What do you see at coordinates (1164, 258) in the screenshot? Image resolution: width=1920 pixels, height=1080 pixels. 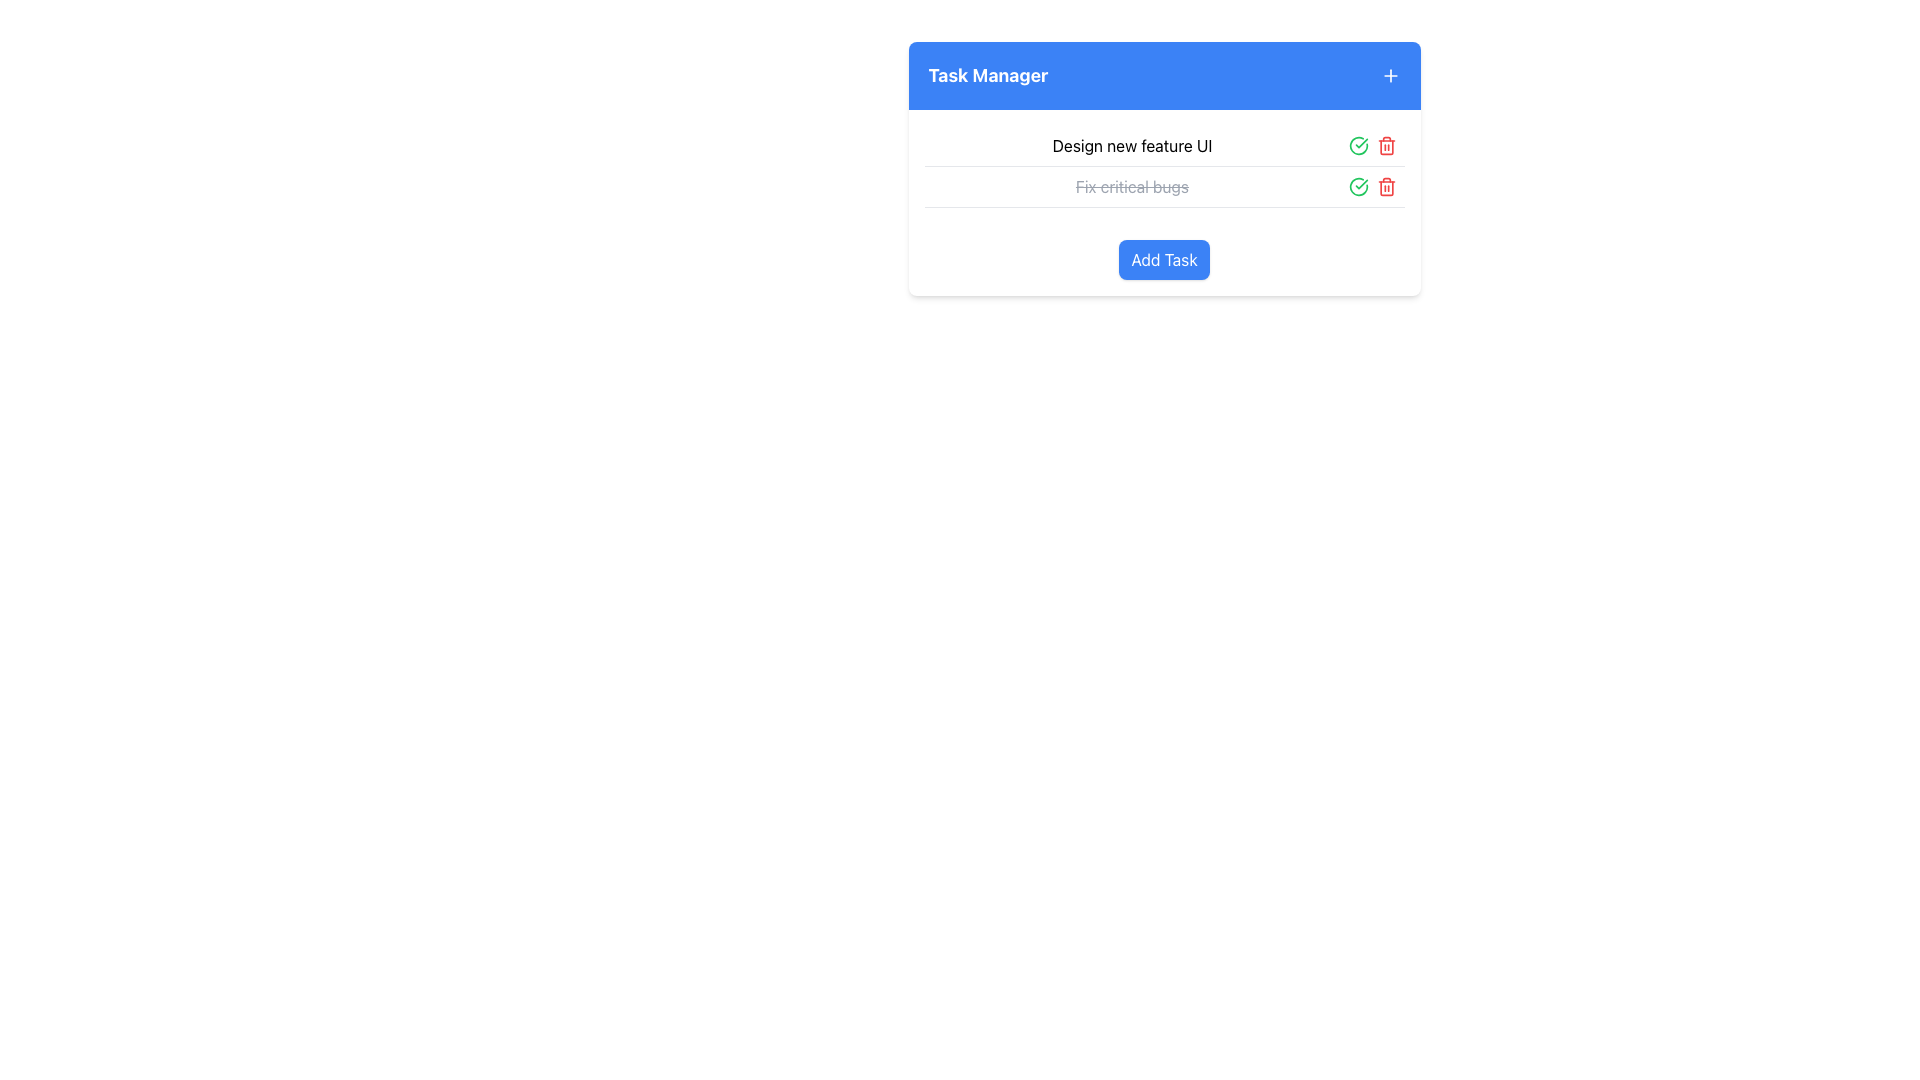 I see `the 'Add Task' button located at the bottom of the Task Manager` at bounding box center [1164, 258].